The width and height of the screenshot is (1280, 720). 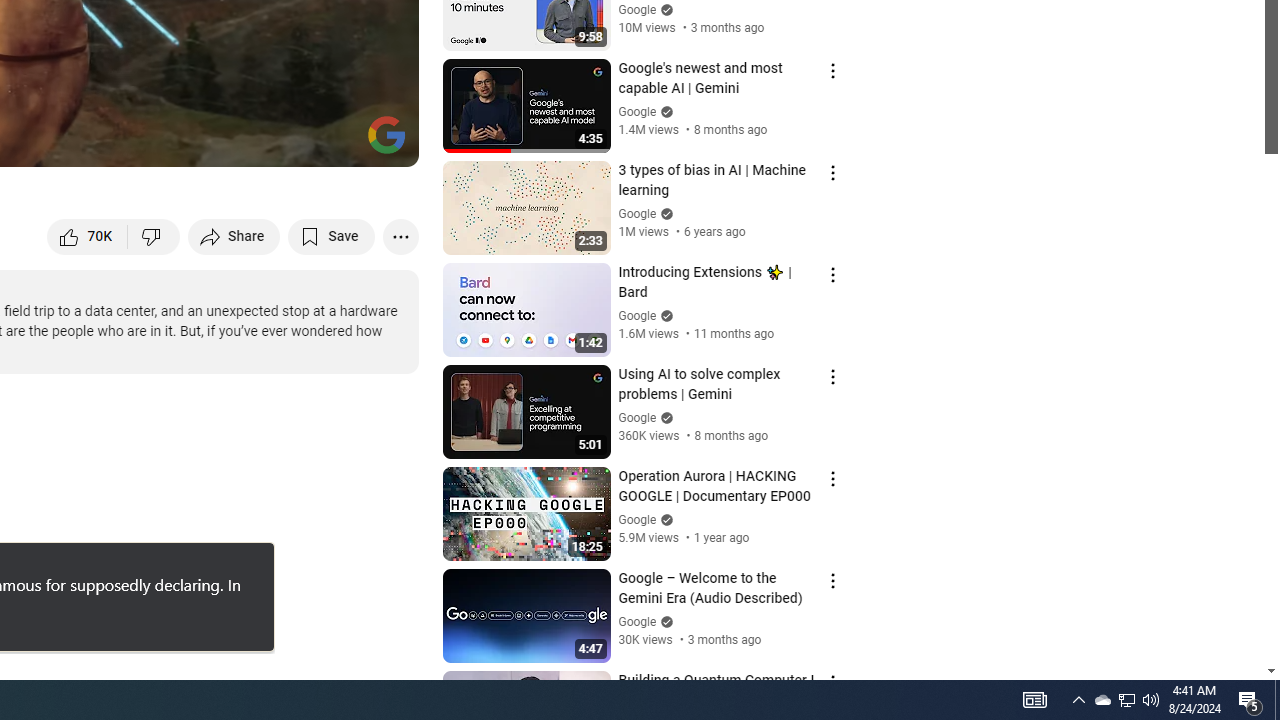 What do you see at coordinates (87, 235) in the screenshot?
I see `'like this video along with 70,975 other people'` at bounding box center [87, 235].